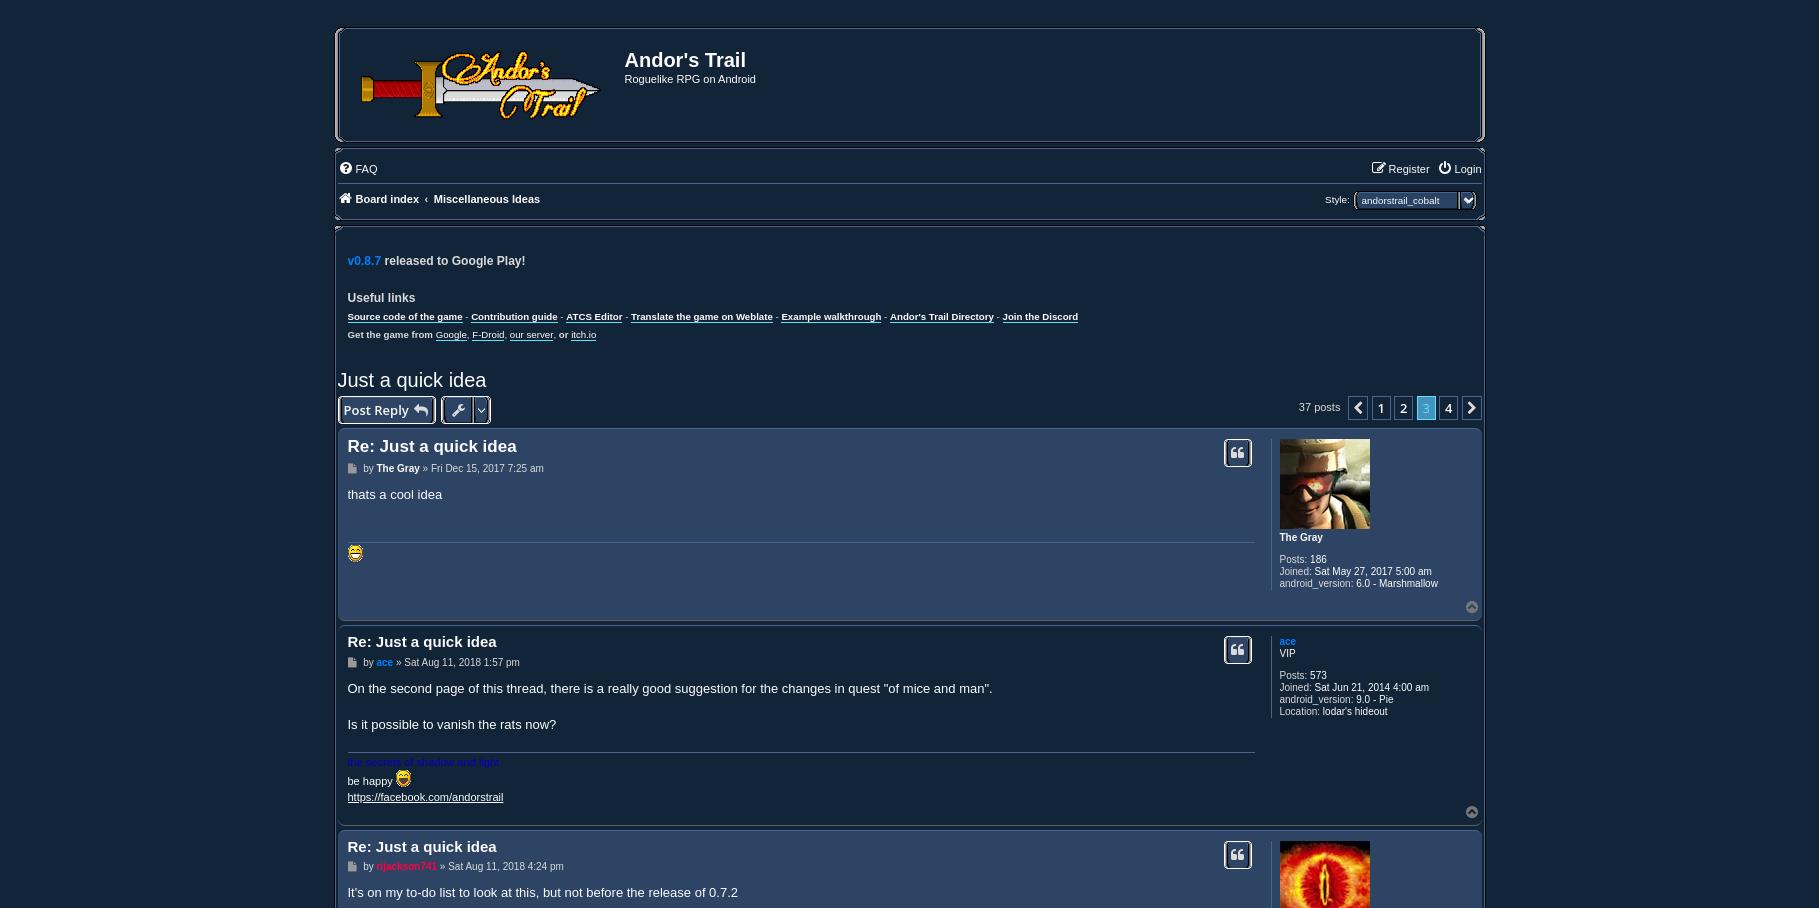 The width and height of the screenshot is (1819, 908). I want to click on 'Sat May 27, 2017 5:00 am', so click(1369, 571).